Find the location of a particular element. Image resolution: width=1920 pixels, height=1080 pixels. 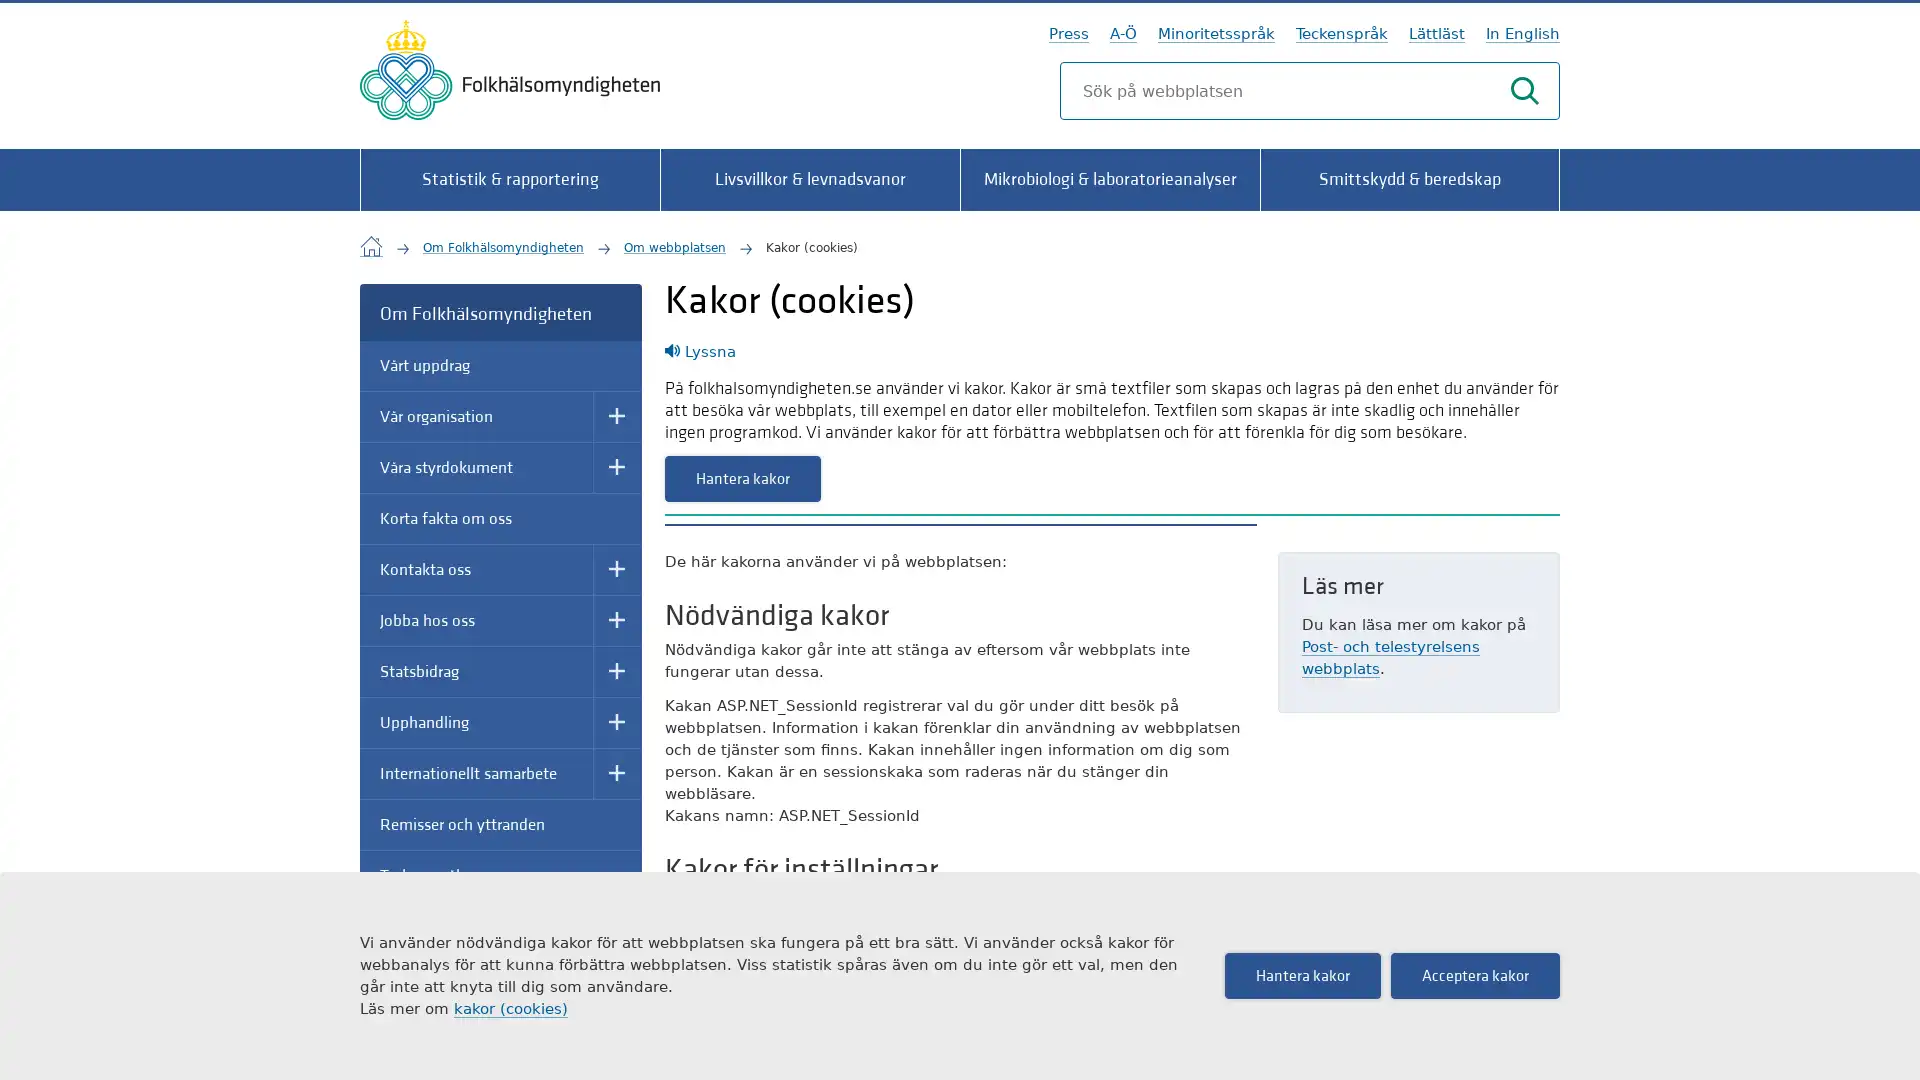

Hantera kakor is located at coordinates (1302, 974).